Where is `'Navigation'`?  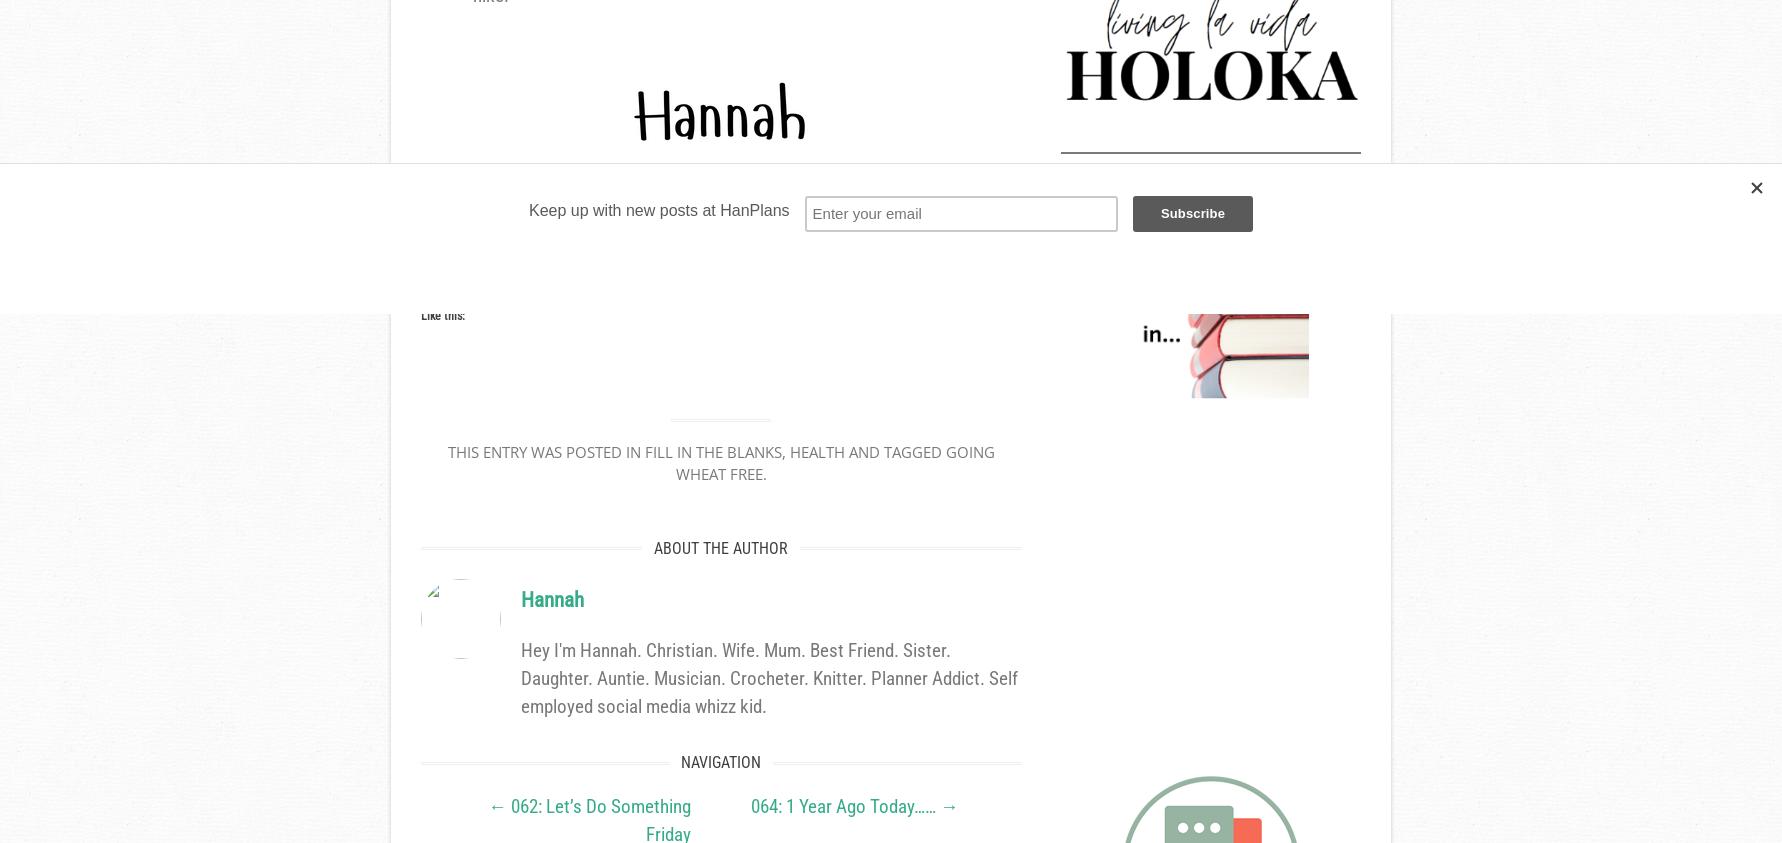 'Navigation' is located at coordinates (680, 762).